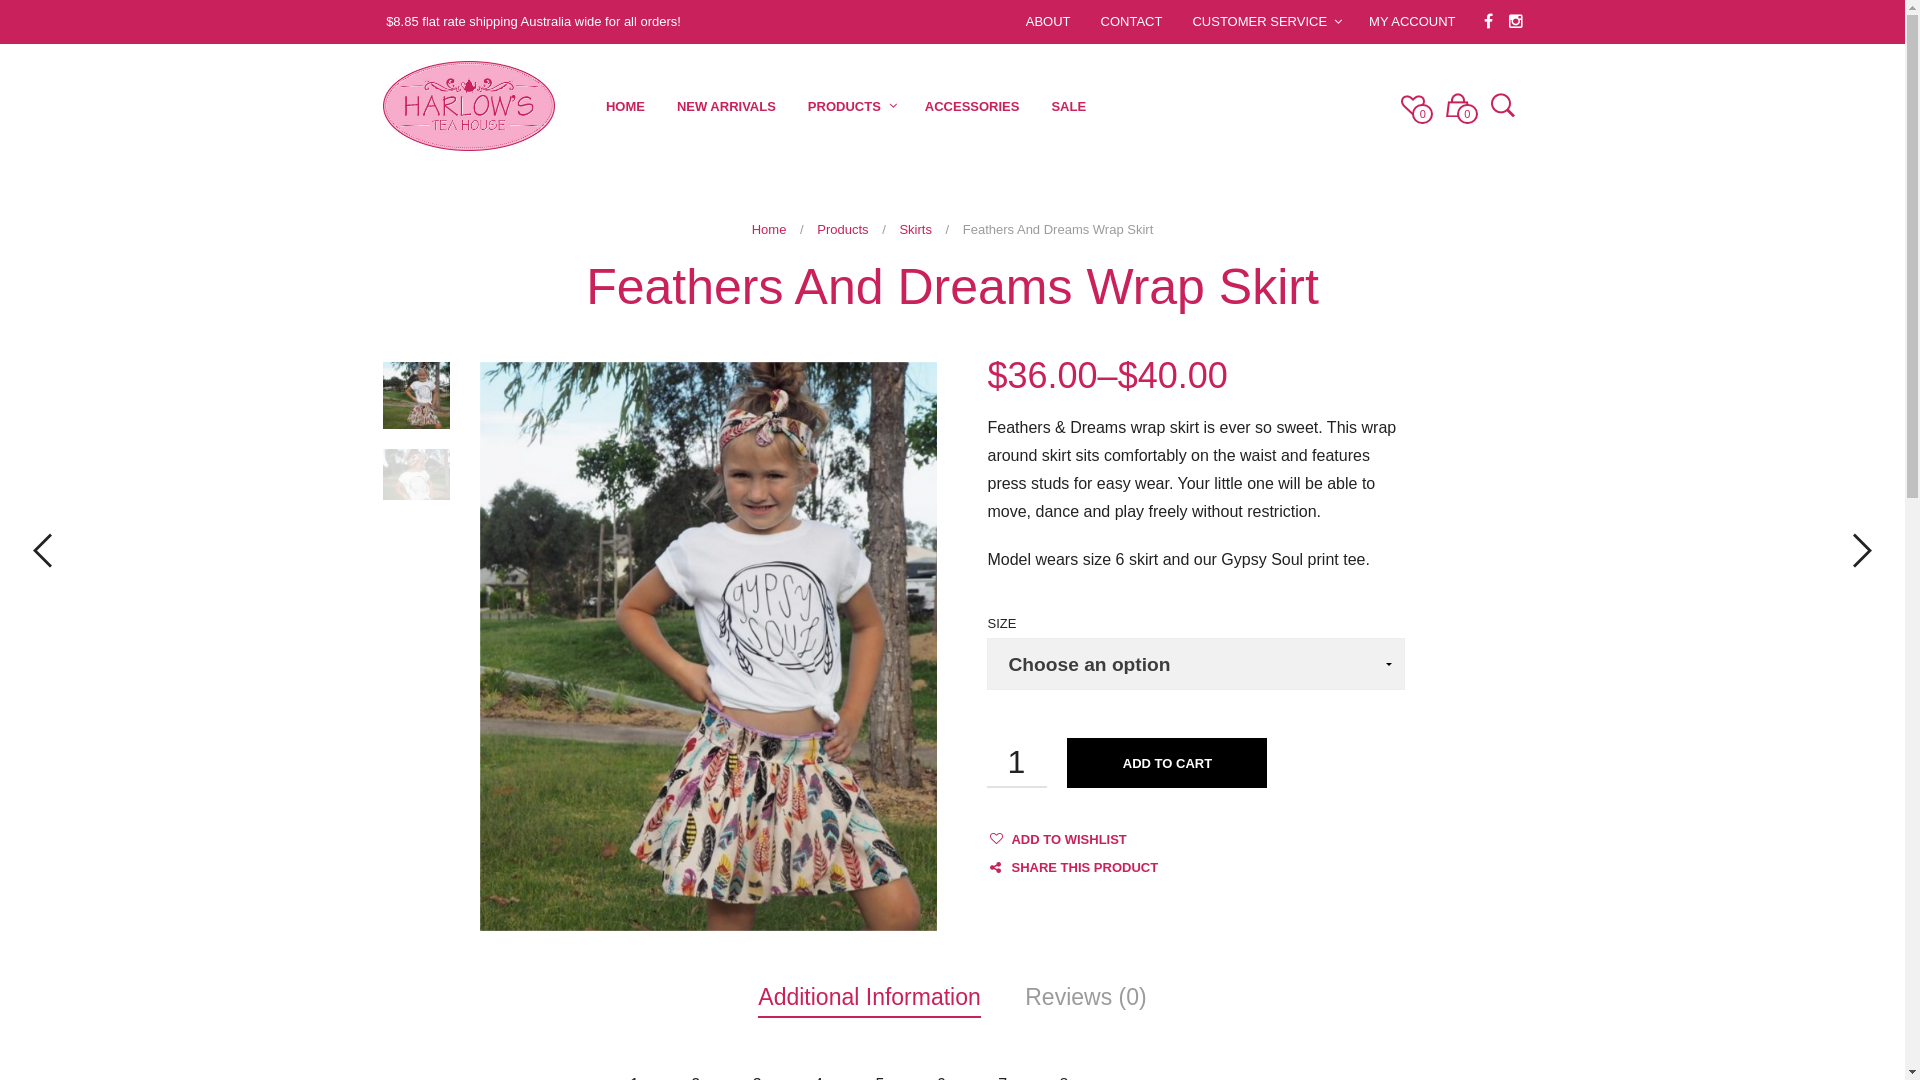 Image resolution: width=1920 pixels, height=1080 pixels. I want to click on 'ADD TO CART', so click(1166, 763).